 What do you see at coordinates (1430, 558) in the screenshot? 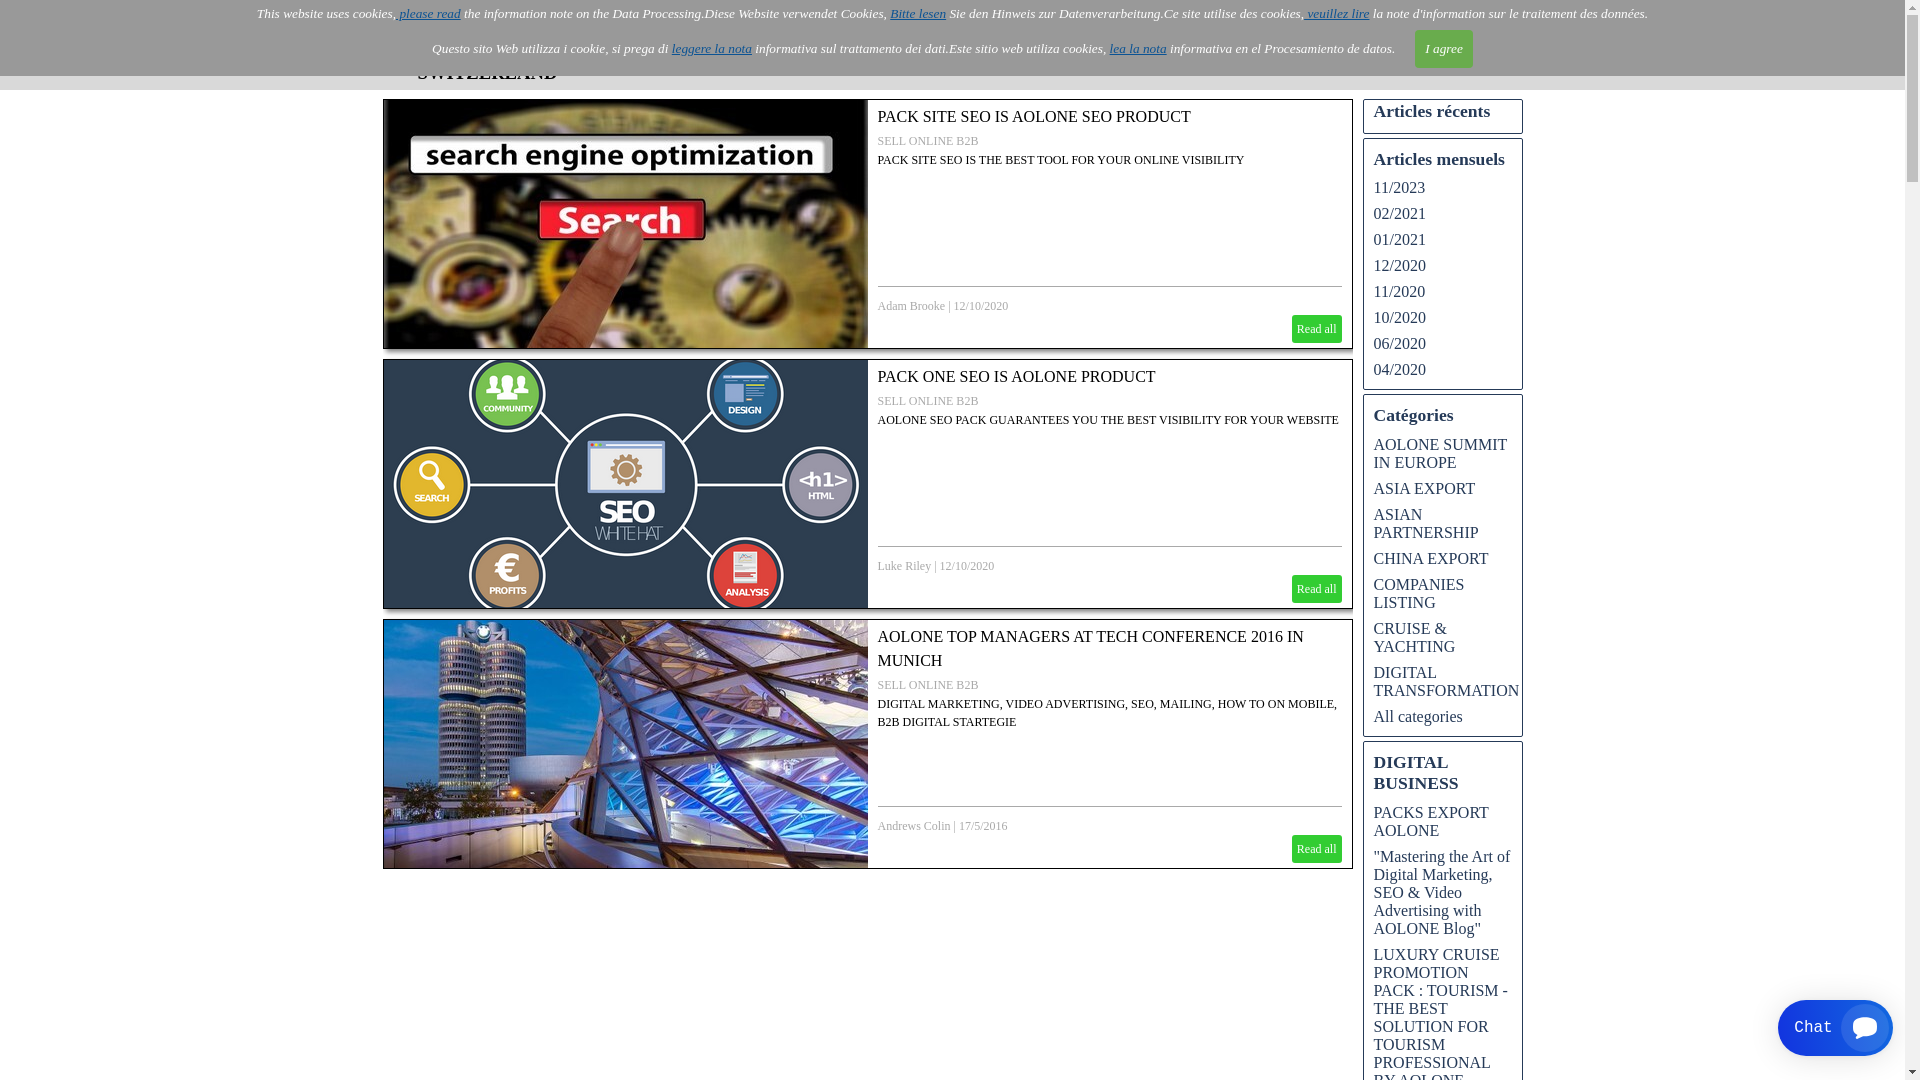
I see `'CHINA EXPORT'` at bounding box center [1430, 558].